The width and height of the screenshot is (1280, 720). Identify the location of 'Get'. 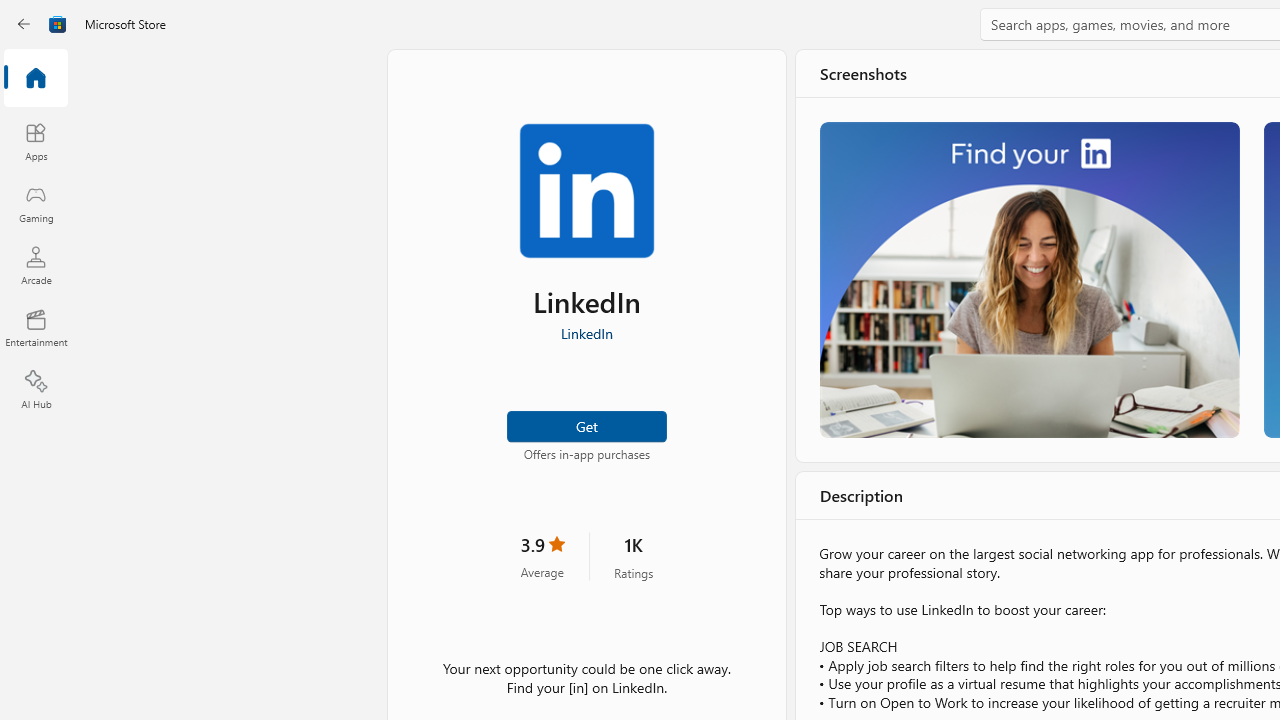
(585, 424).